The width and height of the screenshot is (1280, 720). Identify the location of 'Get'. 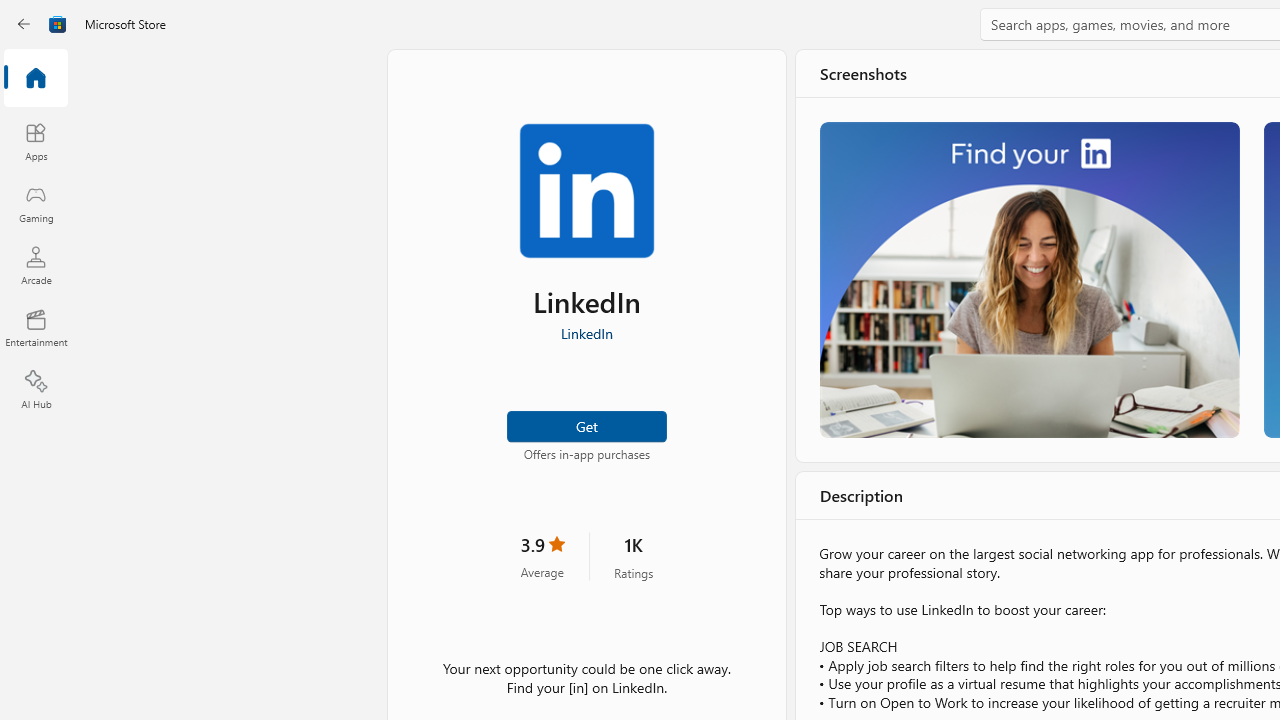
(585, 424).